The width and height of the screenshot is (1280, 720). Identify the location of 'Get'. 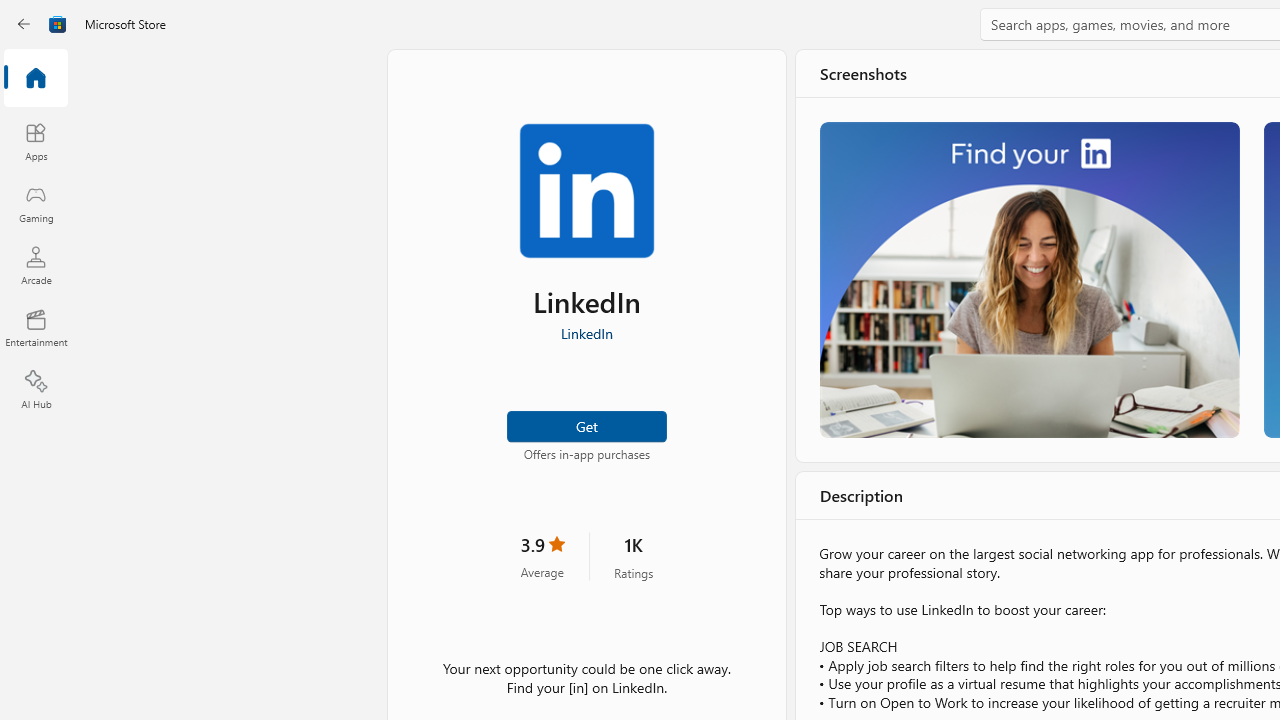
(585, 424).